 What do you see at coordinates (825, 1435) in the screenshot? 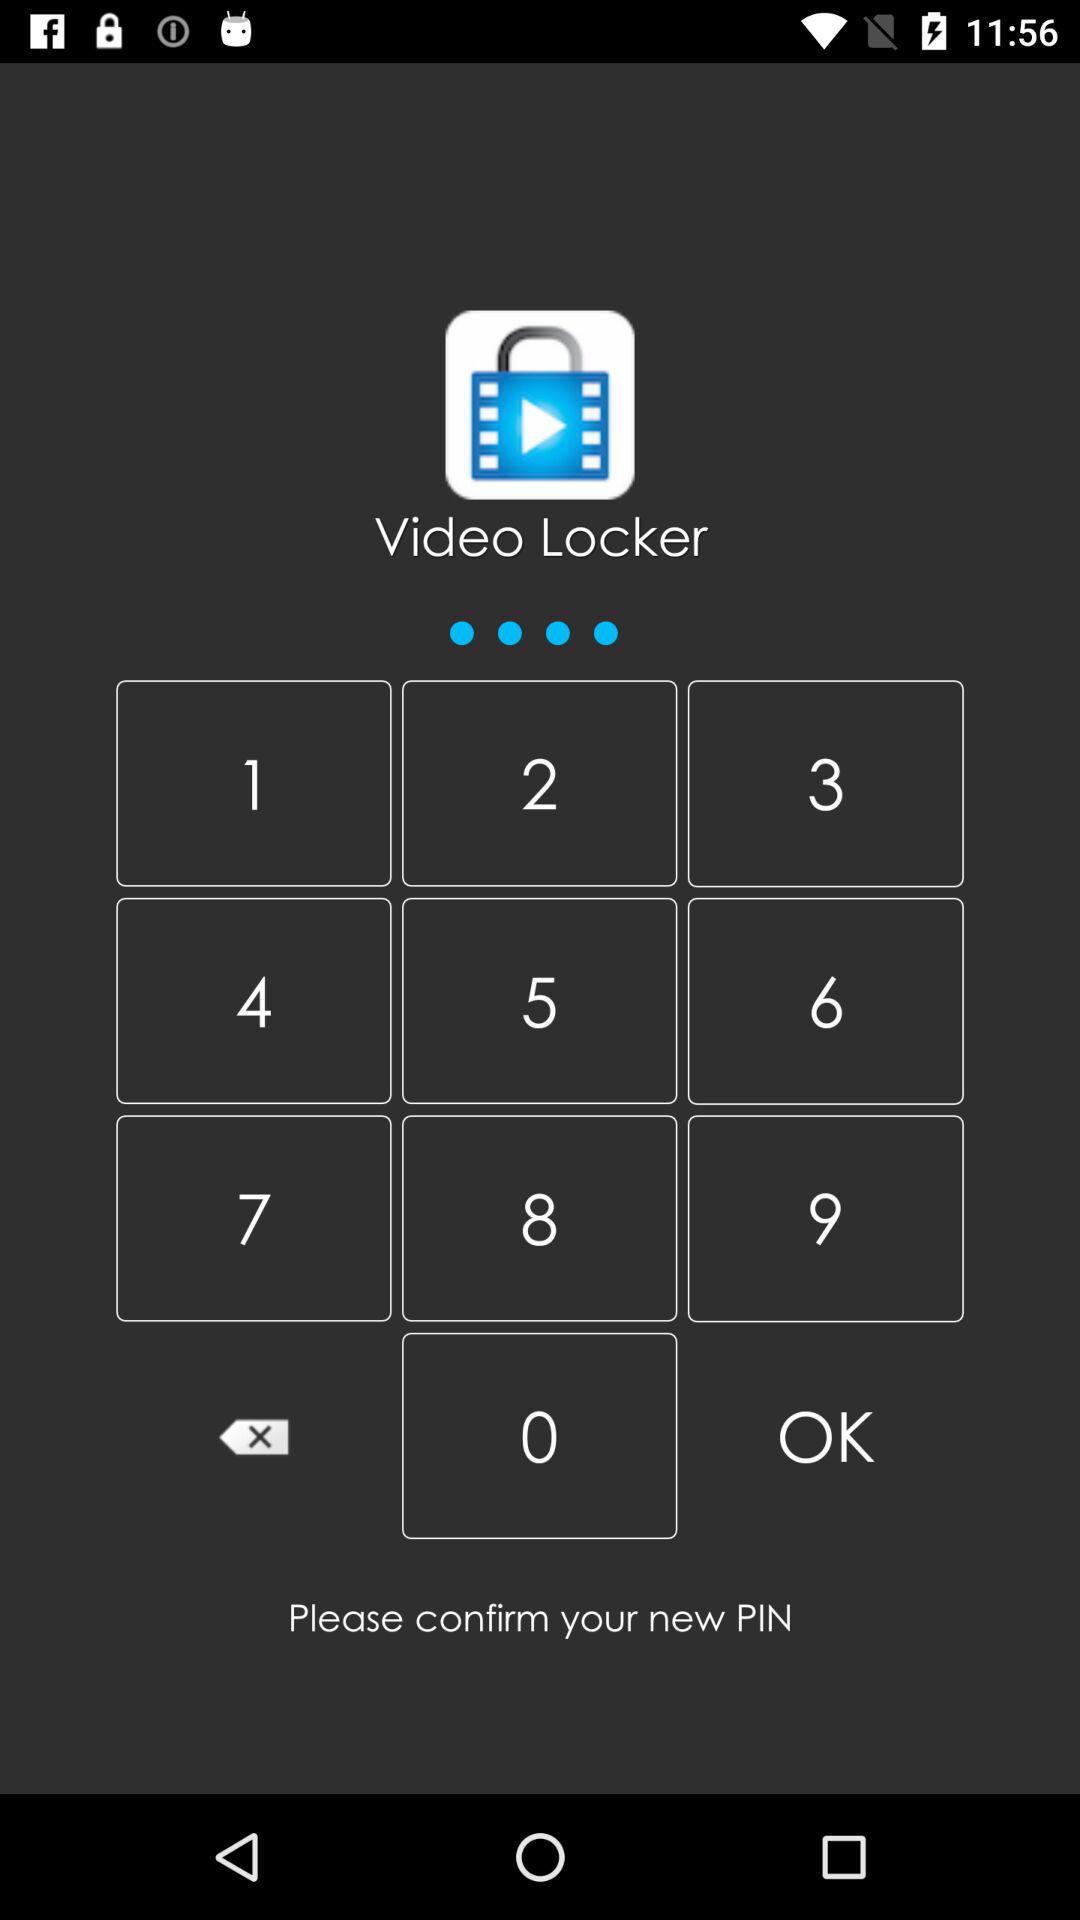
I see `the item at the bottom right corner` at bounding box center [825, 1435].